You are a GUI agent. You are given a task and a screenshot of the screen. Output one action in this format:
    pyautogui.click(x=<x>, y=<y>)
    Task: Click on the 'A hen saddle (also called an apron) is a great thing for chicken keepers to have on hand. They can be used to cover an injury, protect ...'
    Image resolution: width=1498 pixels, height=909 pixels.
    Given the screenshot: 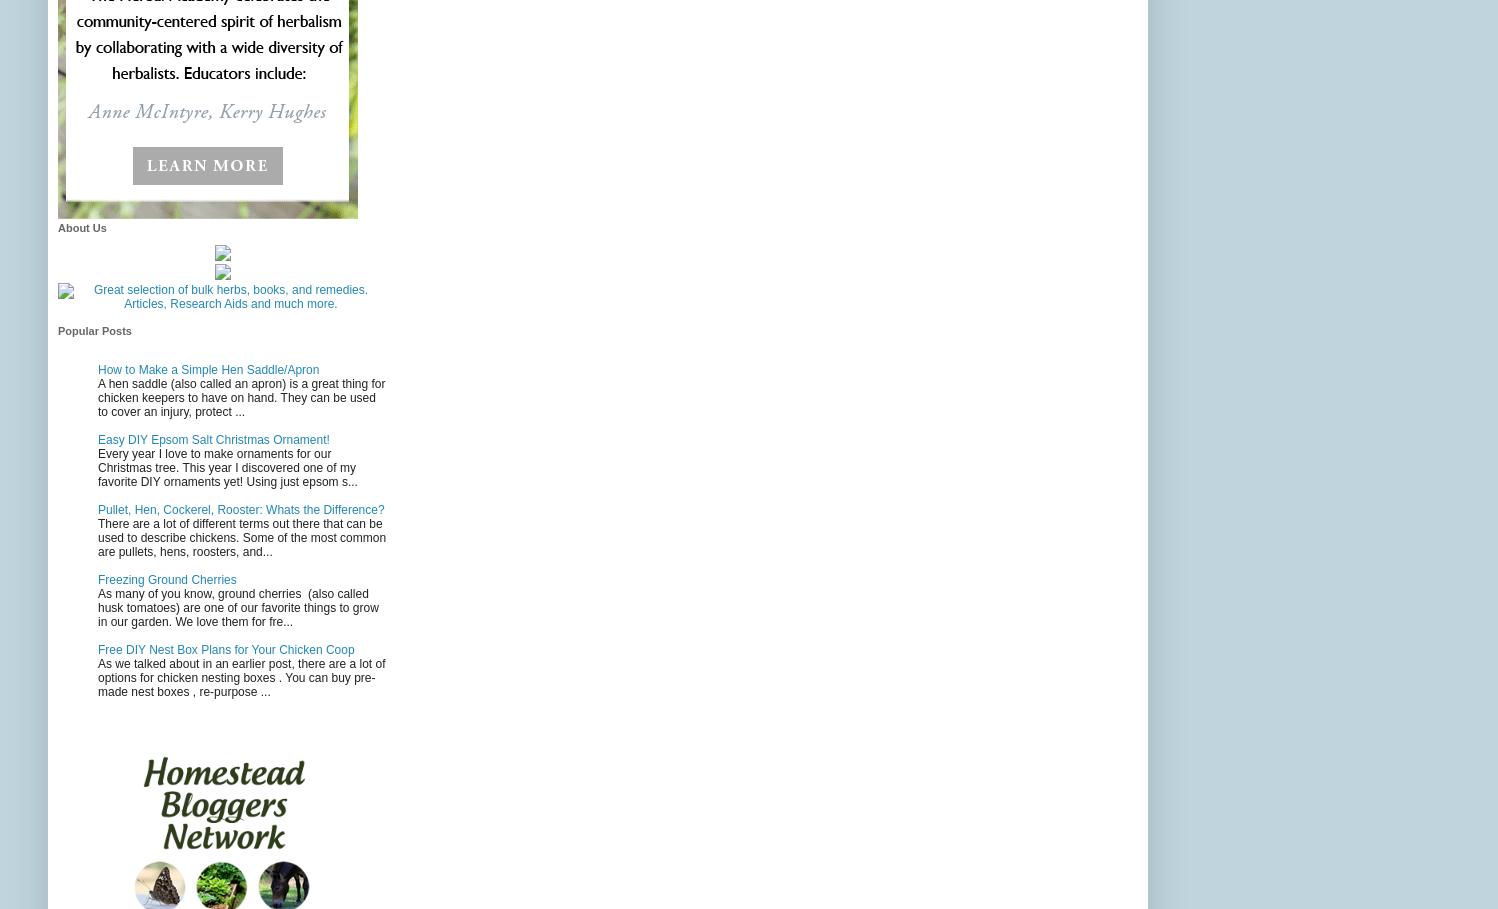 What is the action you would take?
    pyautogui.click(x=241, y=397)
    